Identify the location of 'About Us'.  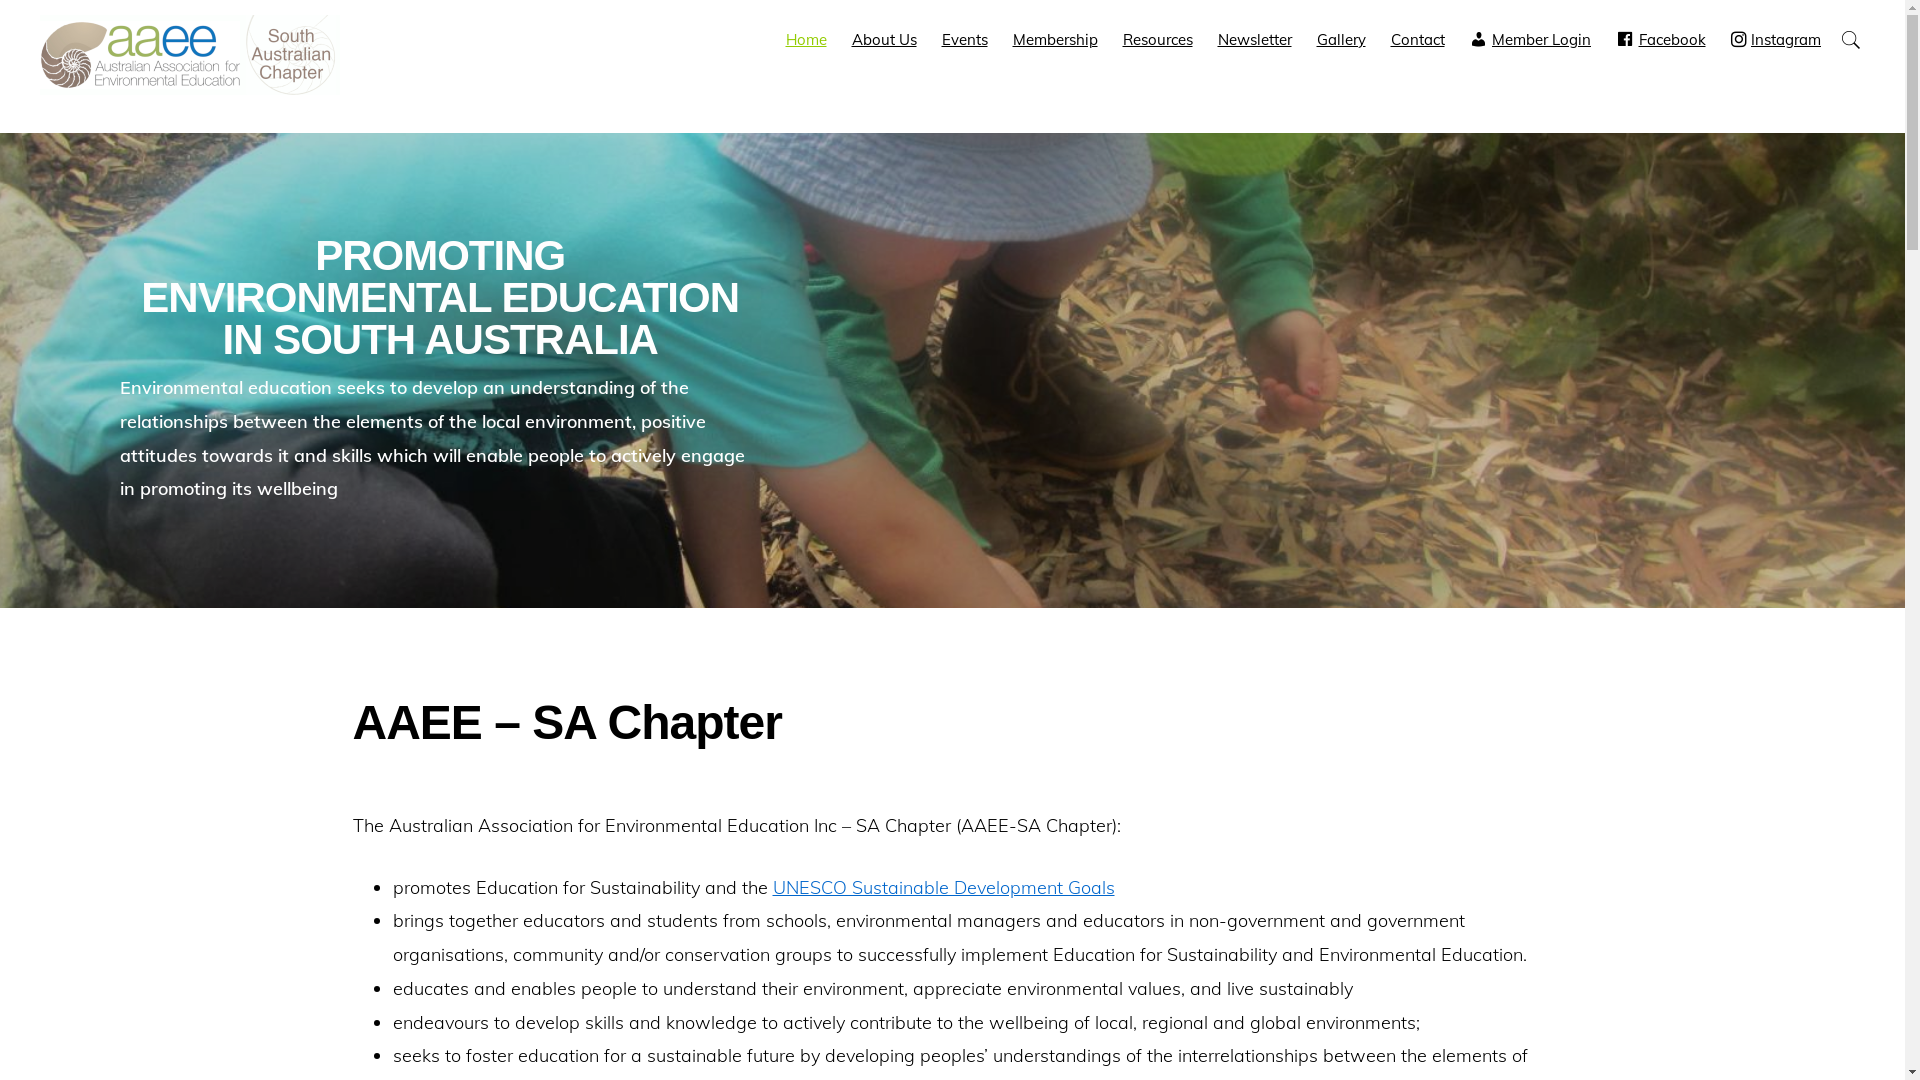
(883, 39).